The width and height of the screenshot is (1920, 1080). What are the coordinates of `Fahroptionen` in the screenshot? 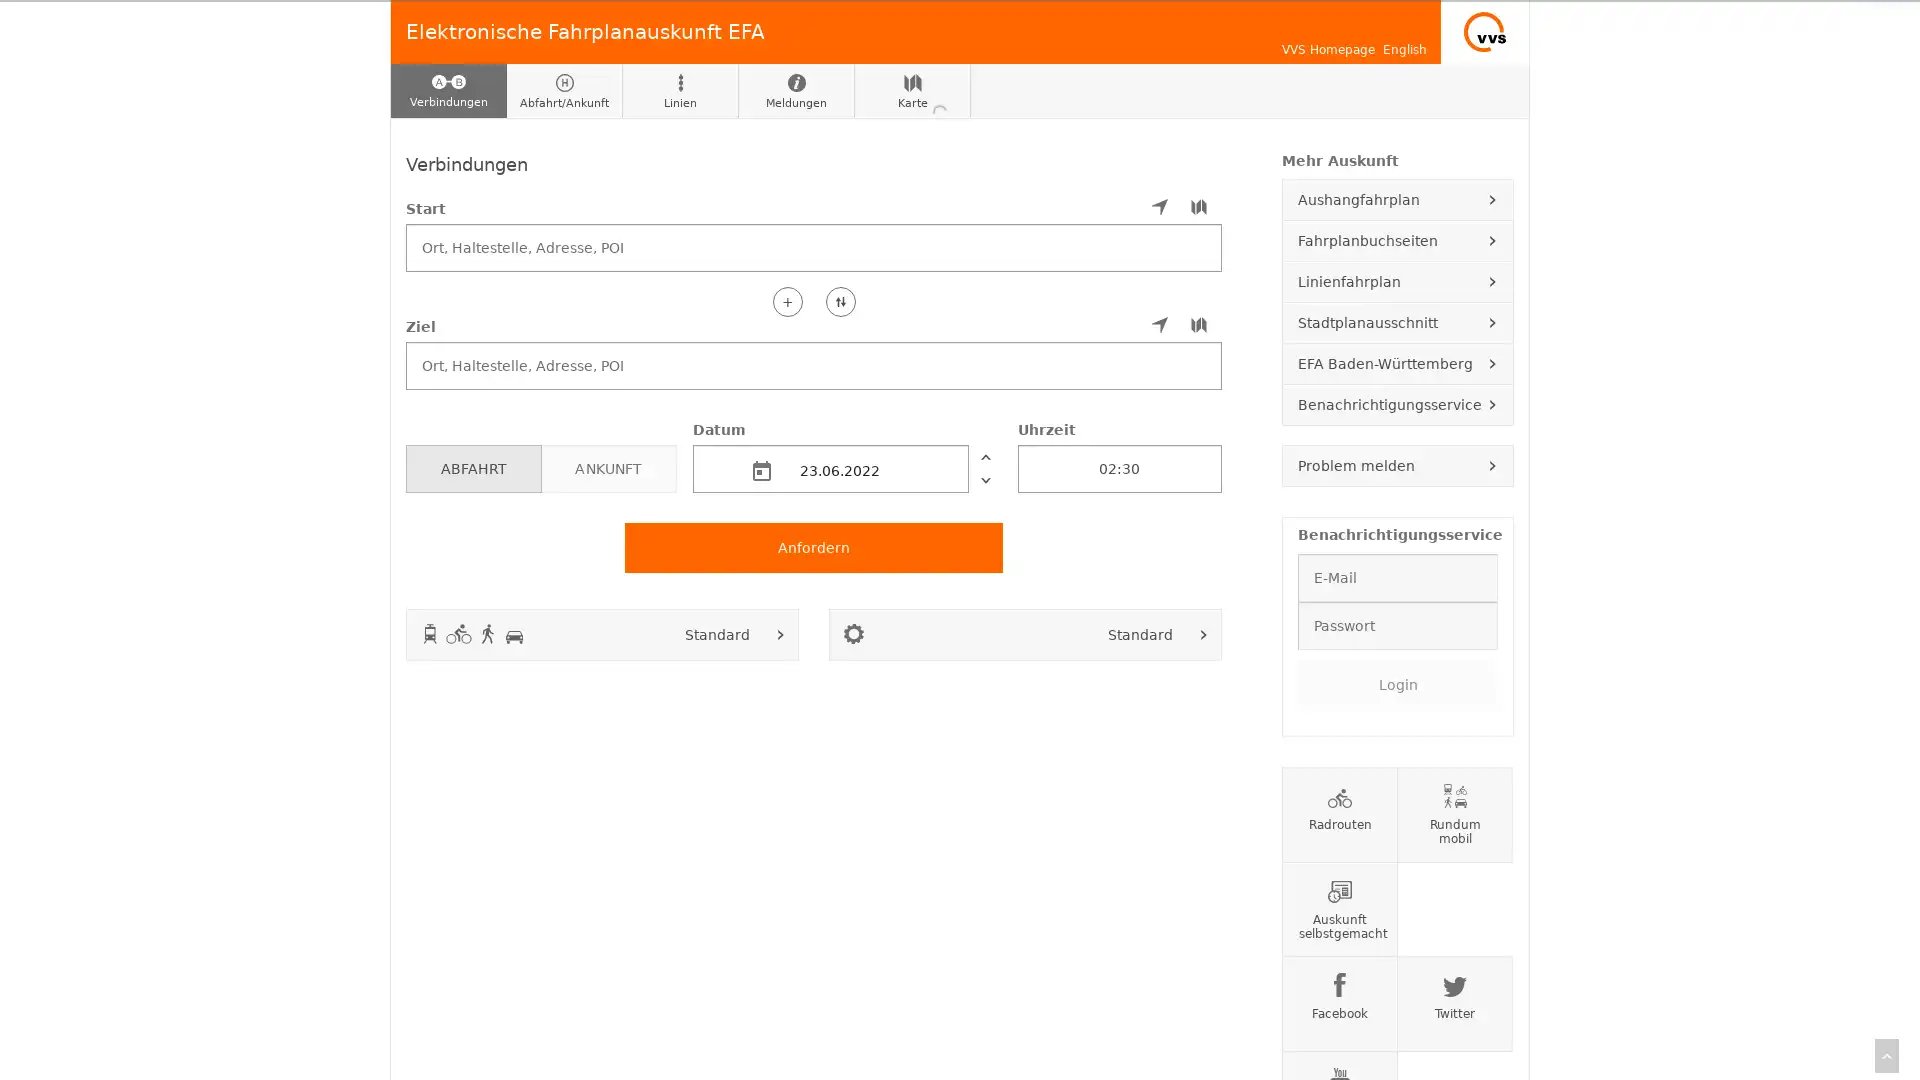 It's located at (1203, 633).